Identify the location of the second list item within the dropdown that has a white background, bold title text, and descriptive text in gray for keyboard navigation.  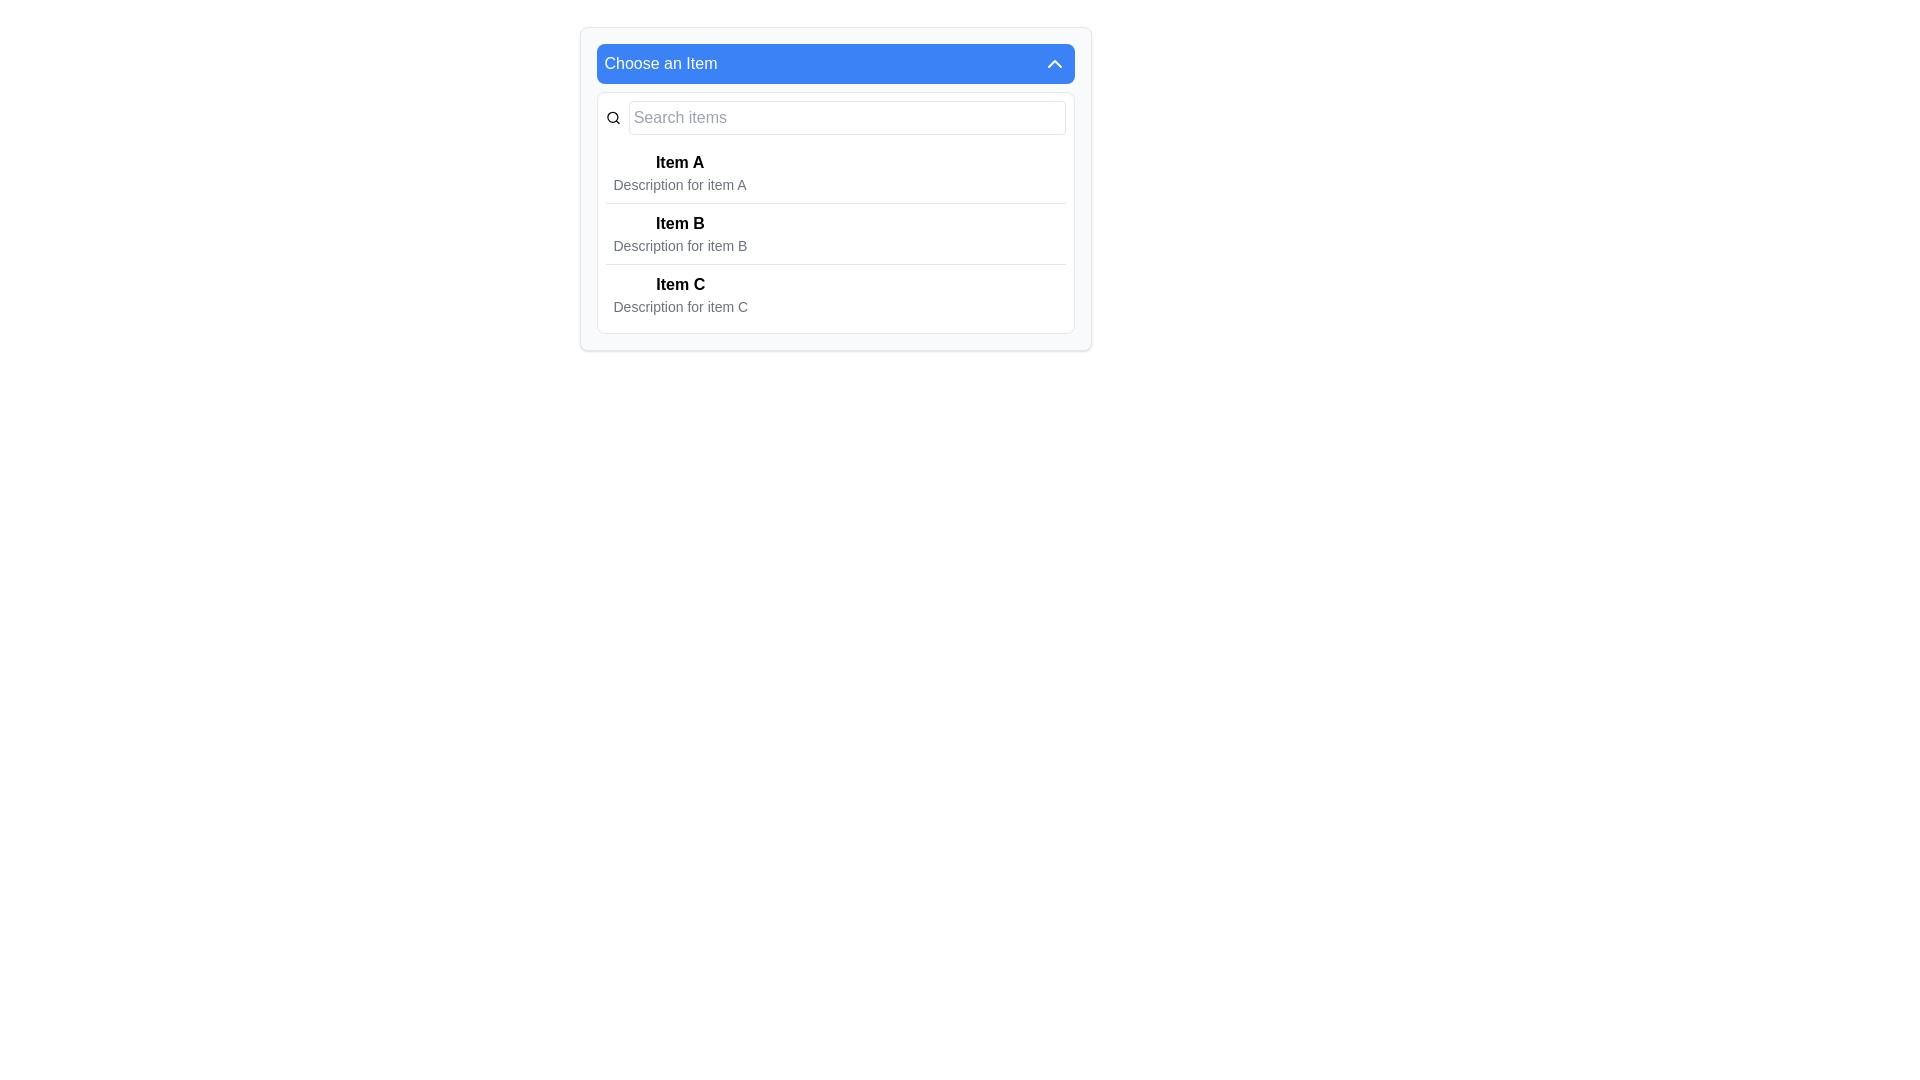
(835, 212).